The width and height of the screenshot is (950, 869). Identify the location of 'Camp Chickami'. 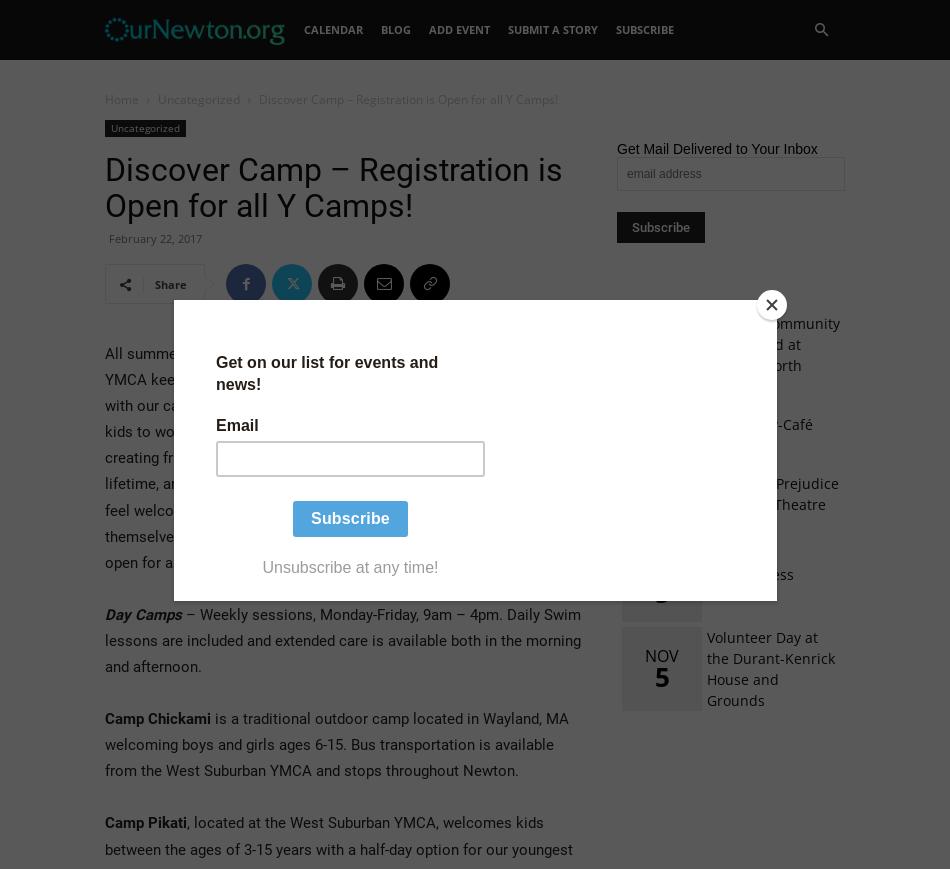
(104, 719).